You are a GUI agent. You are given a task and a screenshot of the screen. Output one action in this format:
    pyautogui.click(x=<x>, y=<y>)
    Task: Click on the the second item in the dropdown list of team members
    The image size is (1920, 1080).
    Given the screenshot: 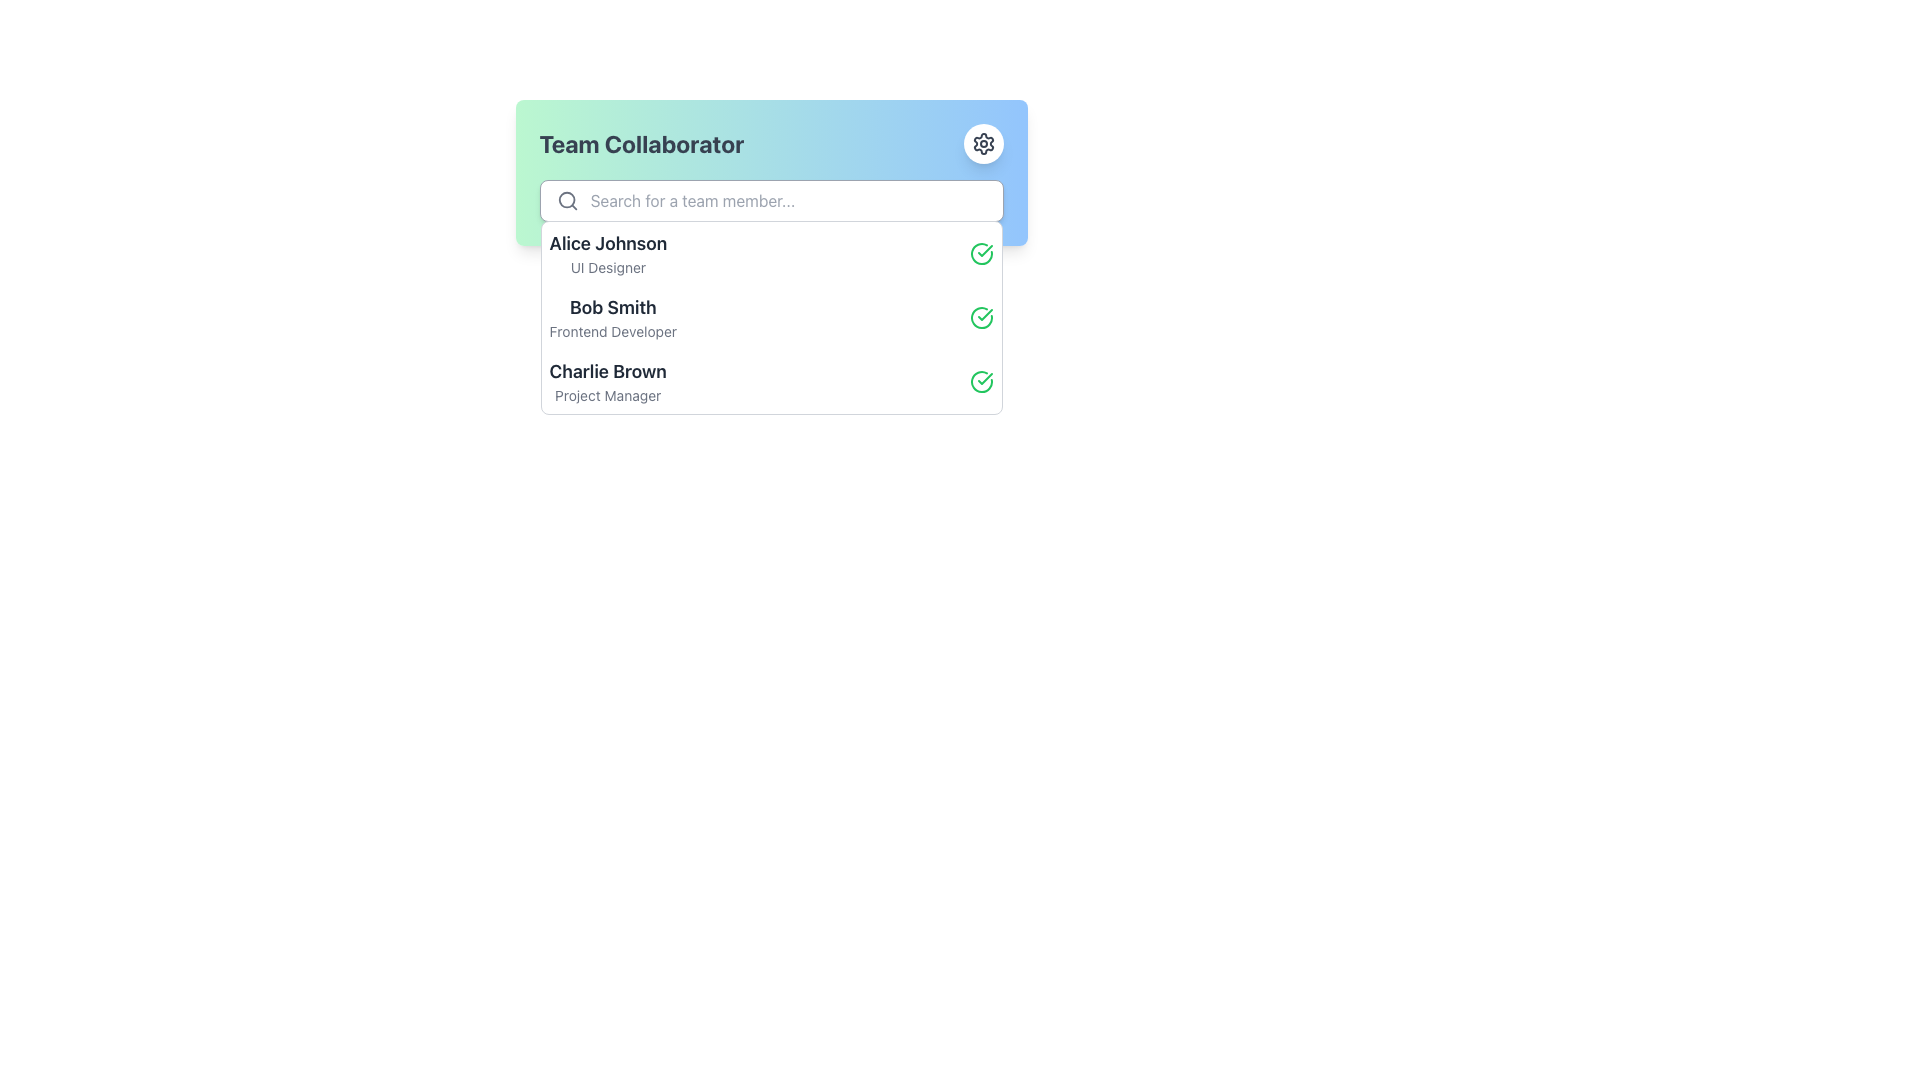 What is the action you would take?
    pyautogui.click(x=770, y=316)
    